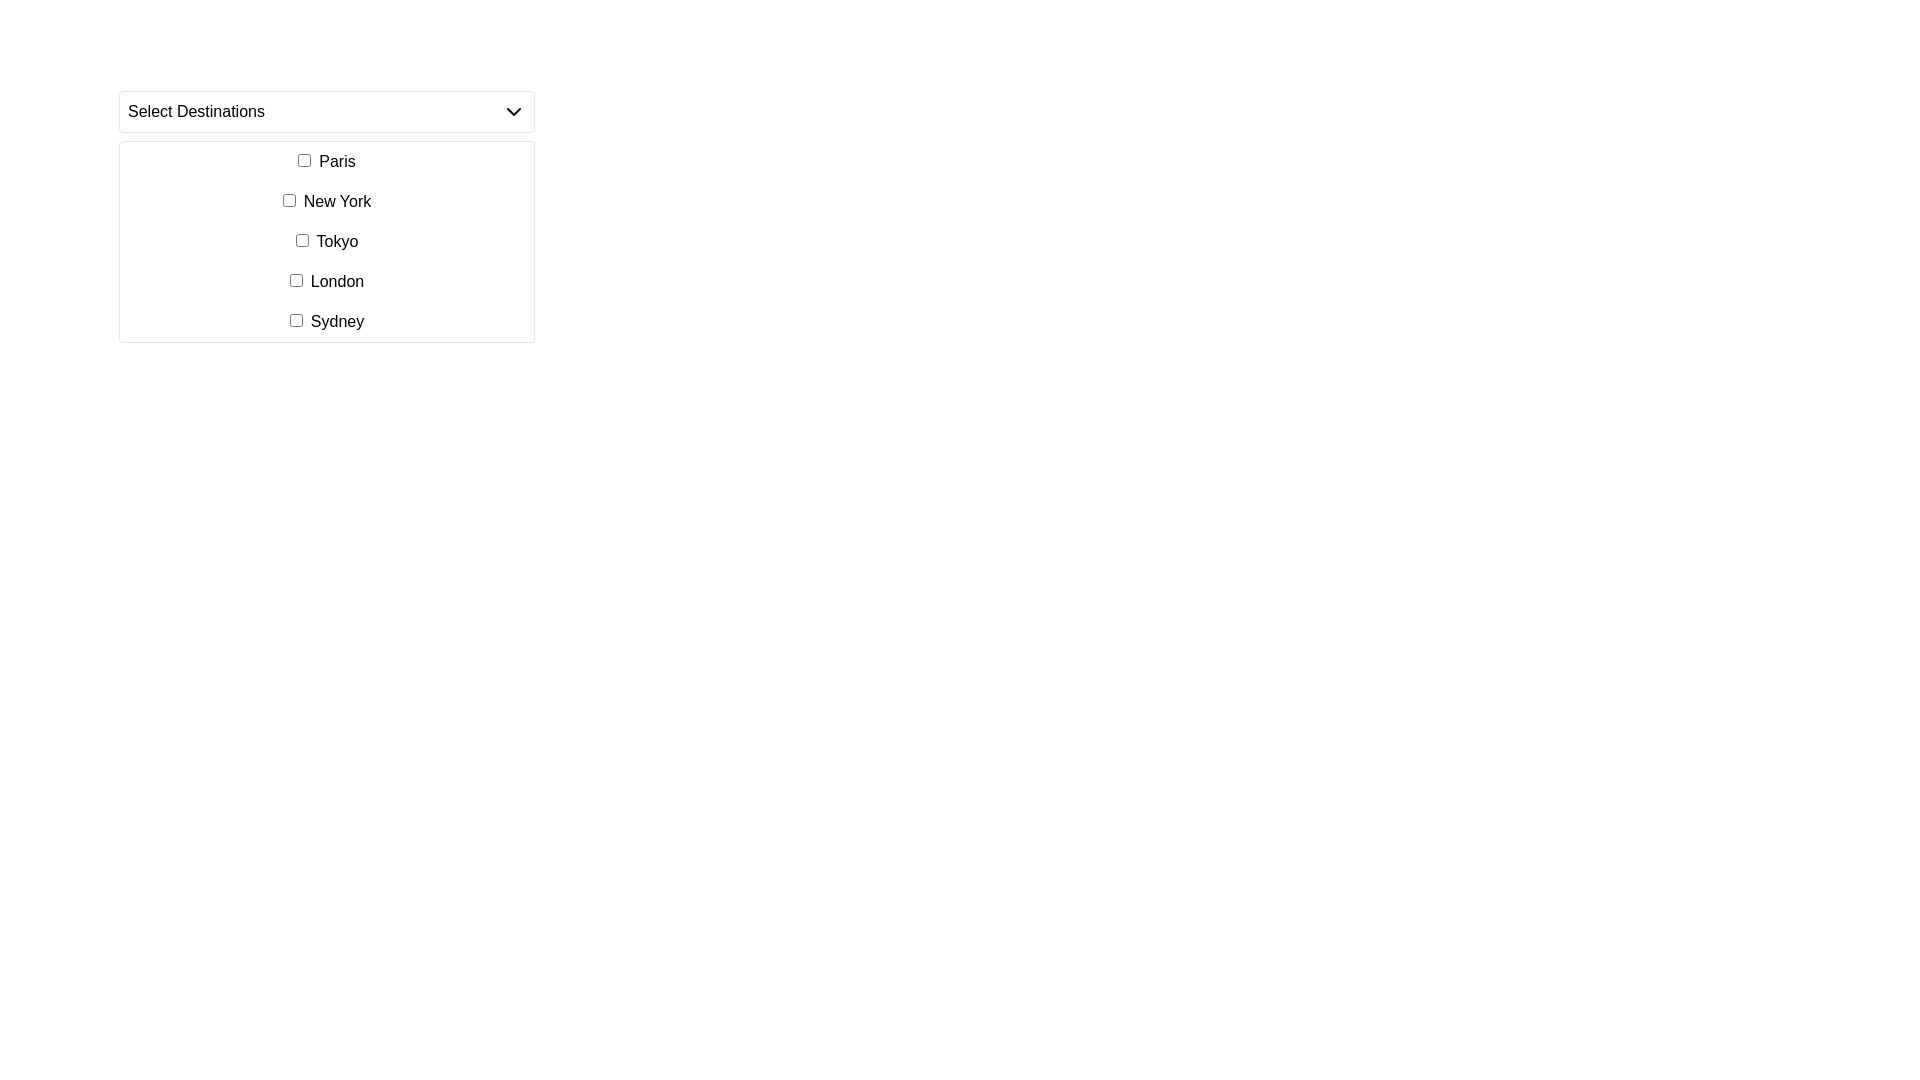 The image size is (1920, 1080). What do you see at coordinates (326, 320) in the screenshot?
I see `the checkbox in the dropdown list` at bounding box center [326, 320].